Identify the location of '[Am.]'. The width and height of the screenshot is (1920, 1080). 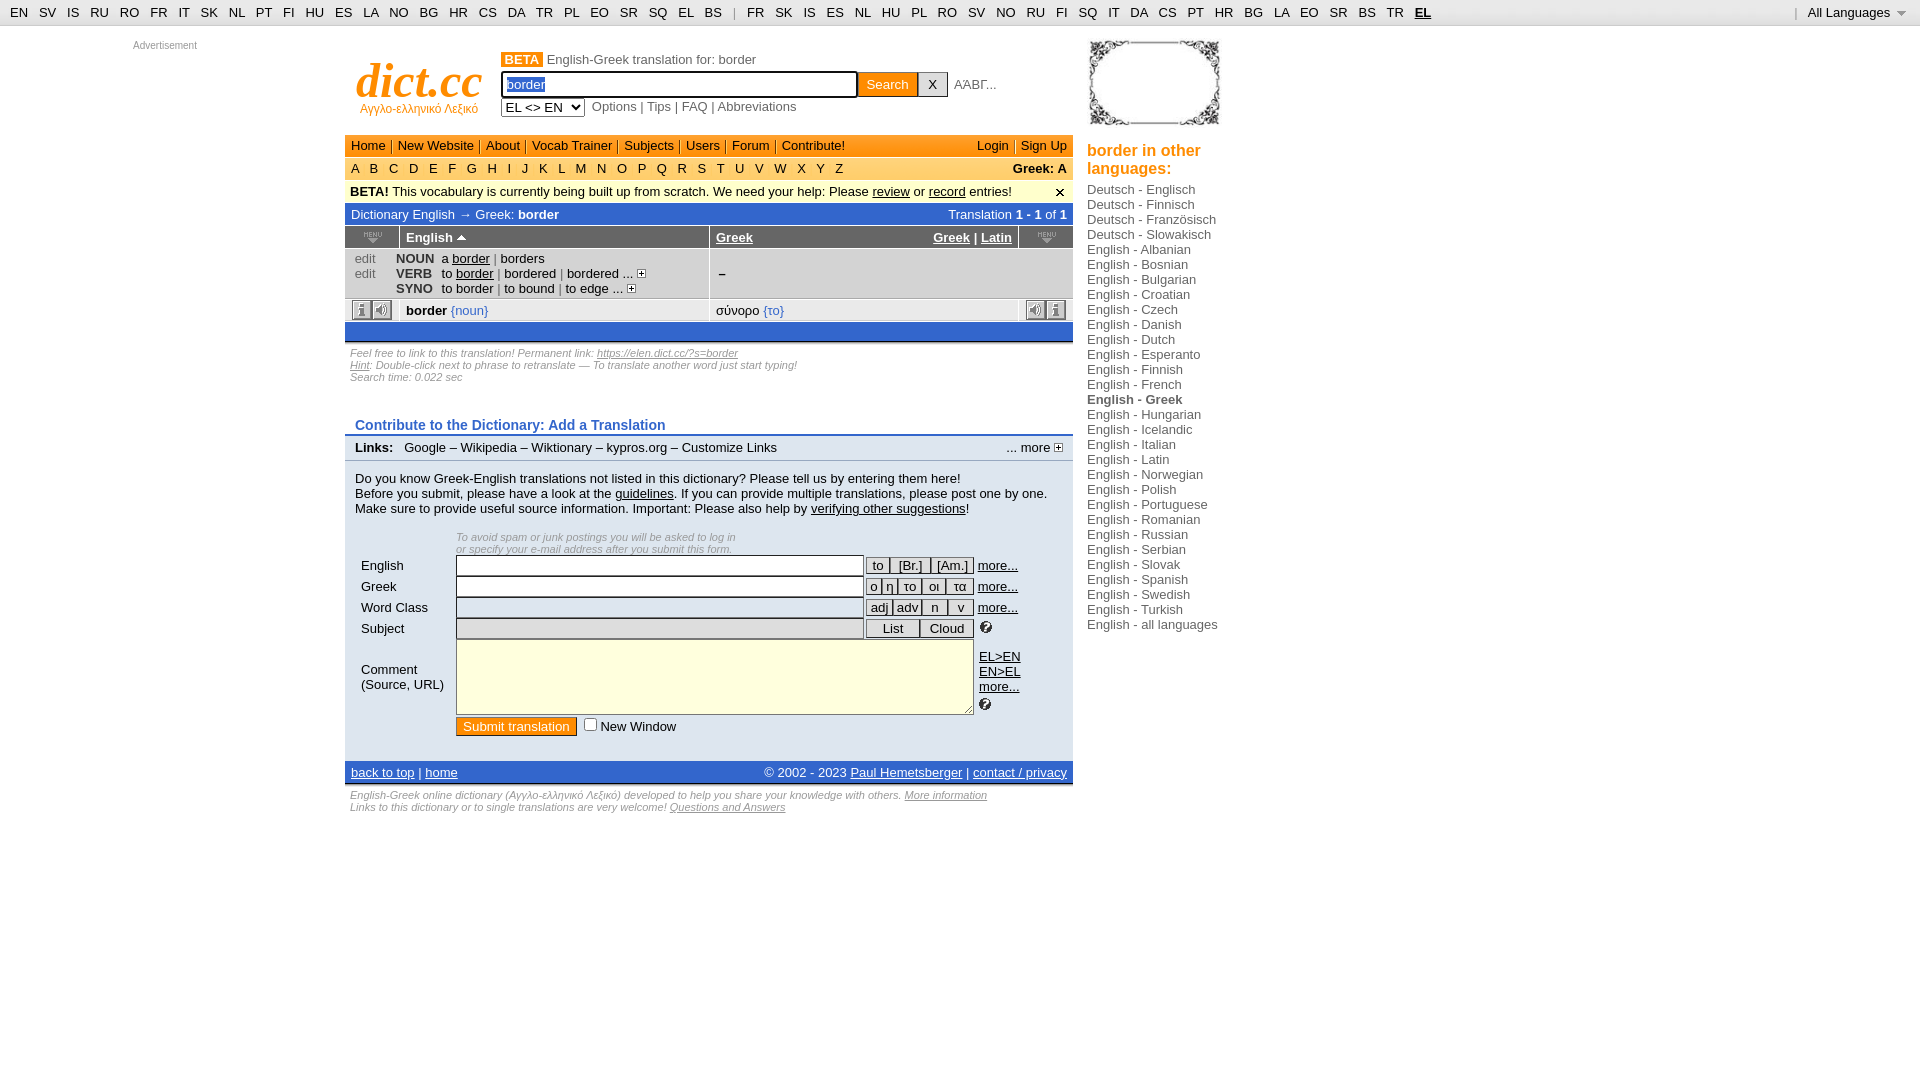
(951, 565).